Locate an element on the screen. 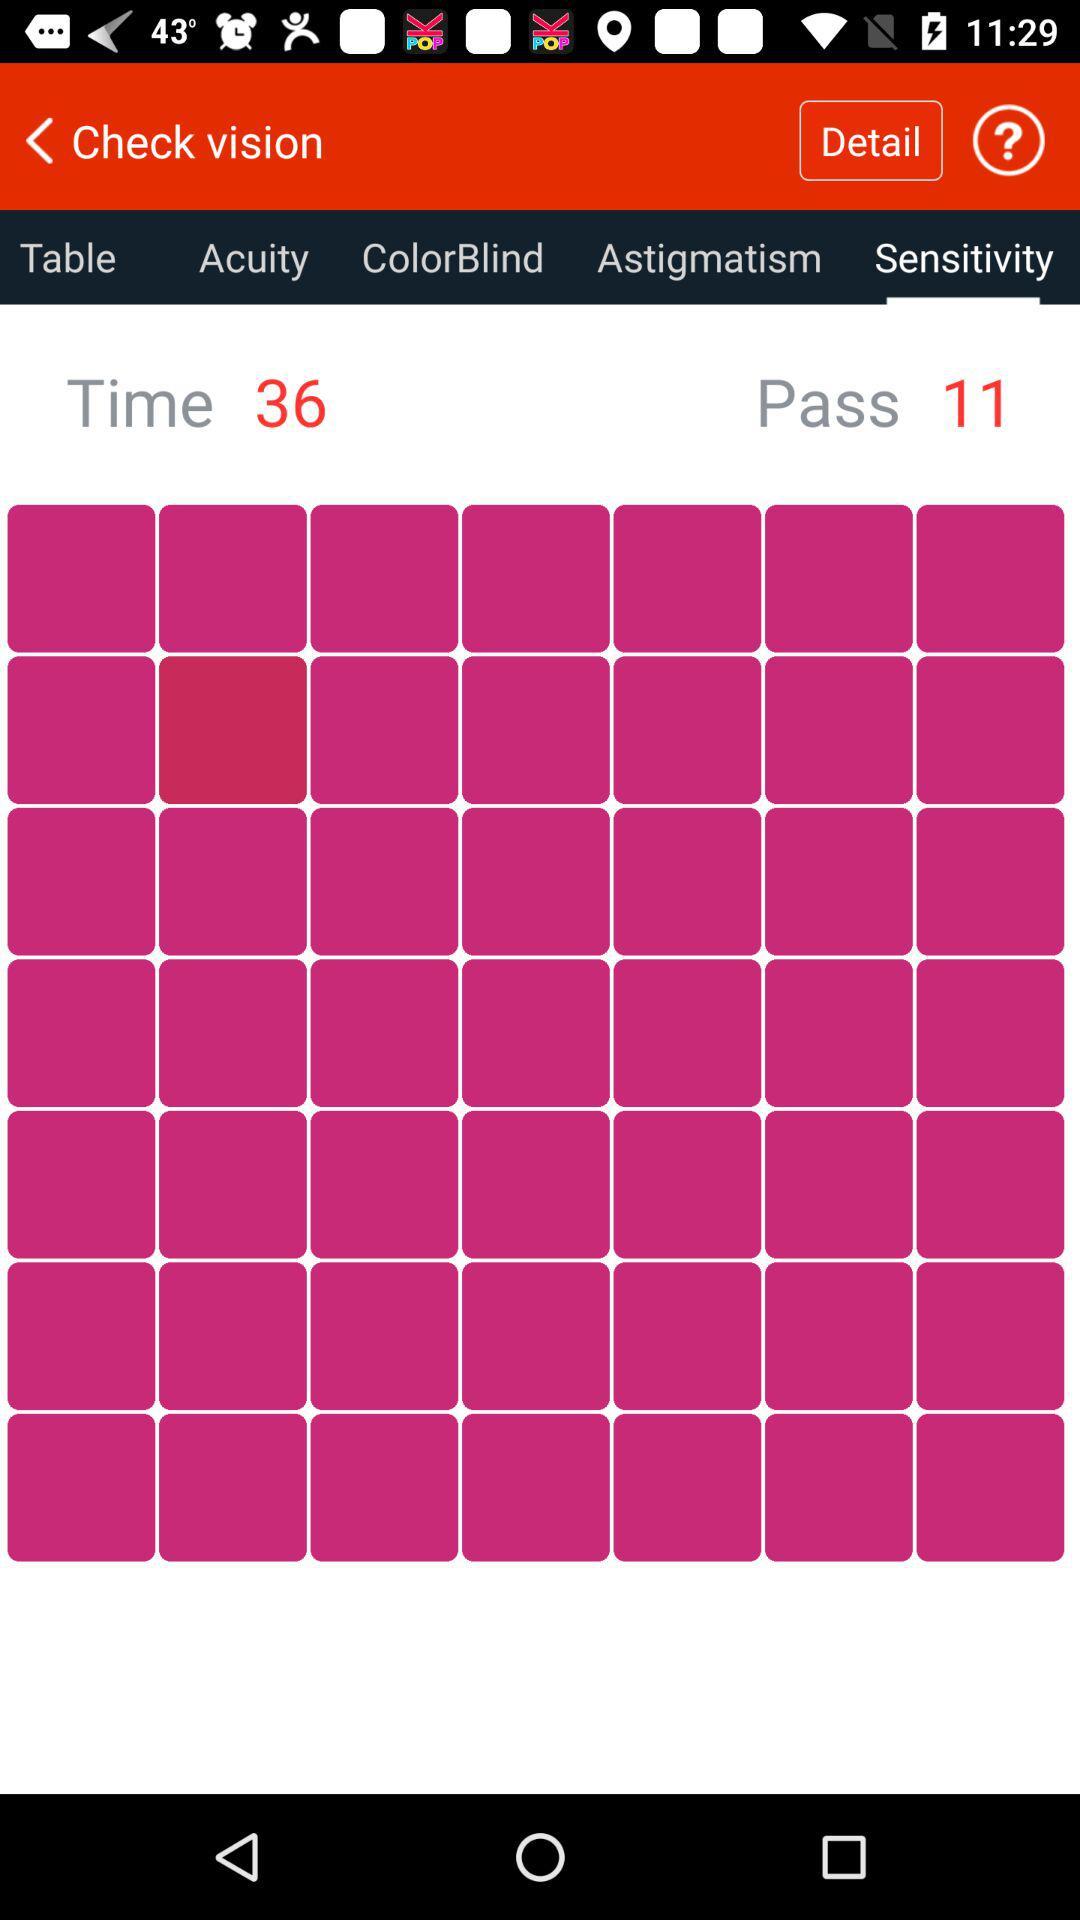 Image resolution: width=1080 pixels, height=1920 pixels. the item above astigmatism is located at coordinates (870, 139).